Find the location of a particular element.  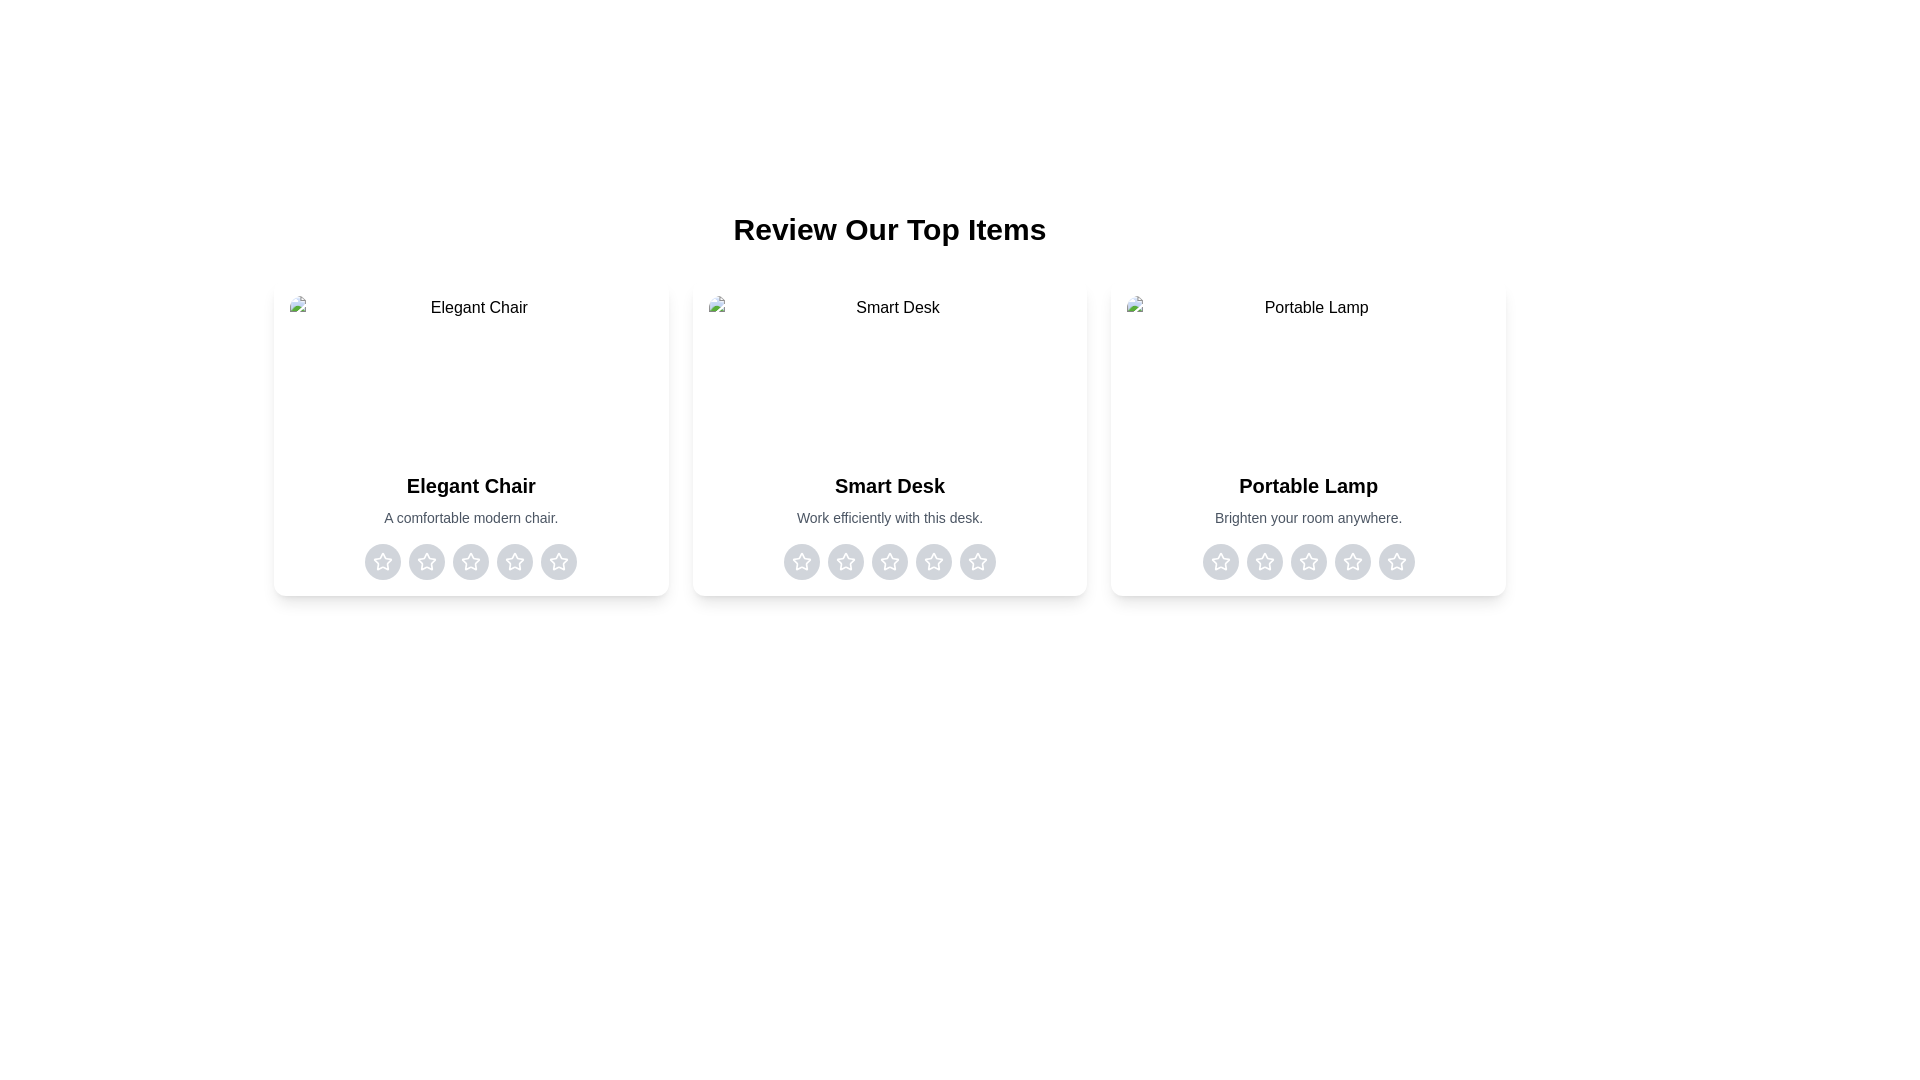

the rating for the item 'Portable Lamp' to 3 stars is located at coordinates (1308, 562).